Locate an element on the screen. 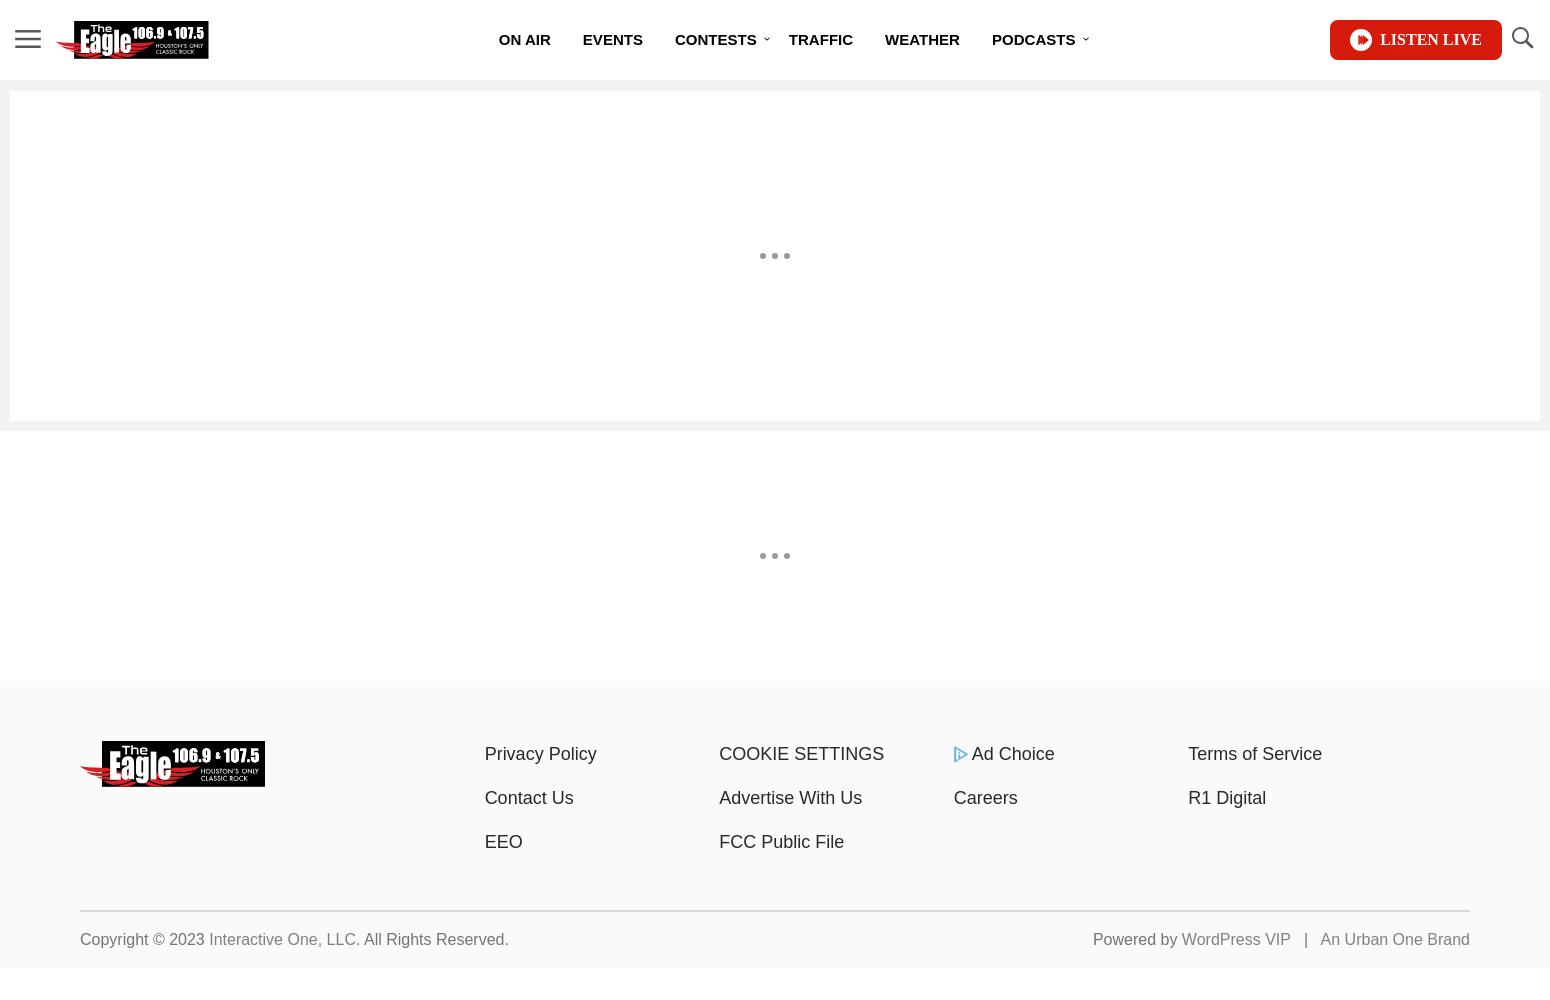 Image resolution: width=1550 pixels, height=1000 pixels. 'Rog’s Wild Pitch' is located at coordinates (1036, 181).